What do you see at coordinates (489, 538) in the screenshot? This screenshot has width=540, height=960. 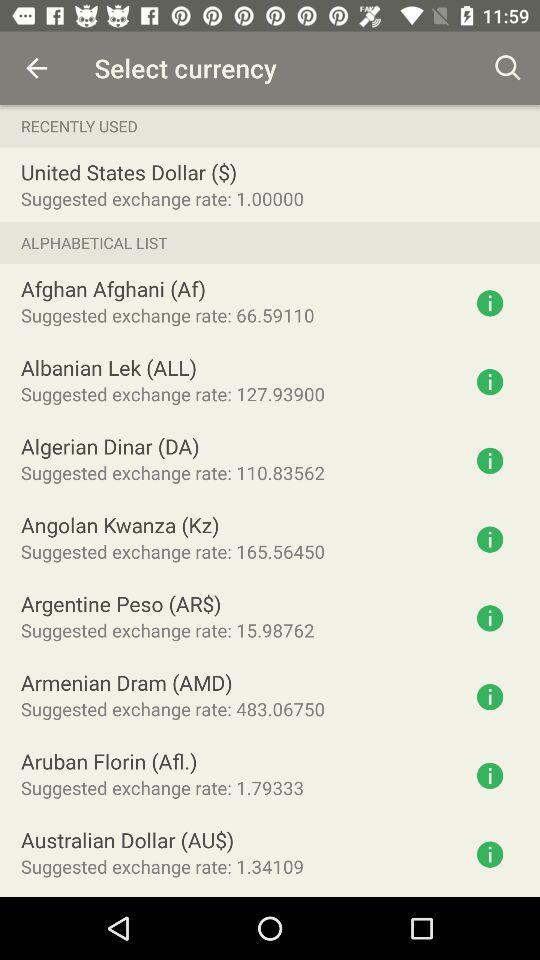 I see `get information` at bounding box center [489, 538].